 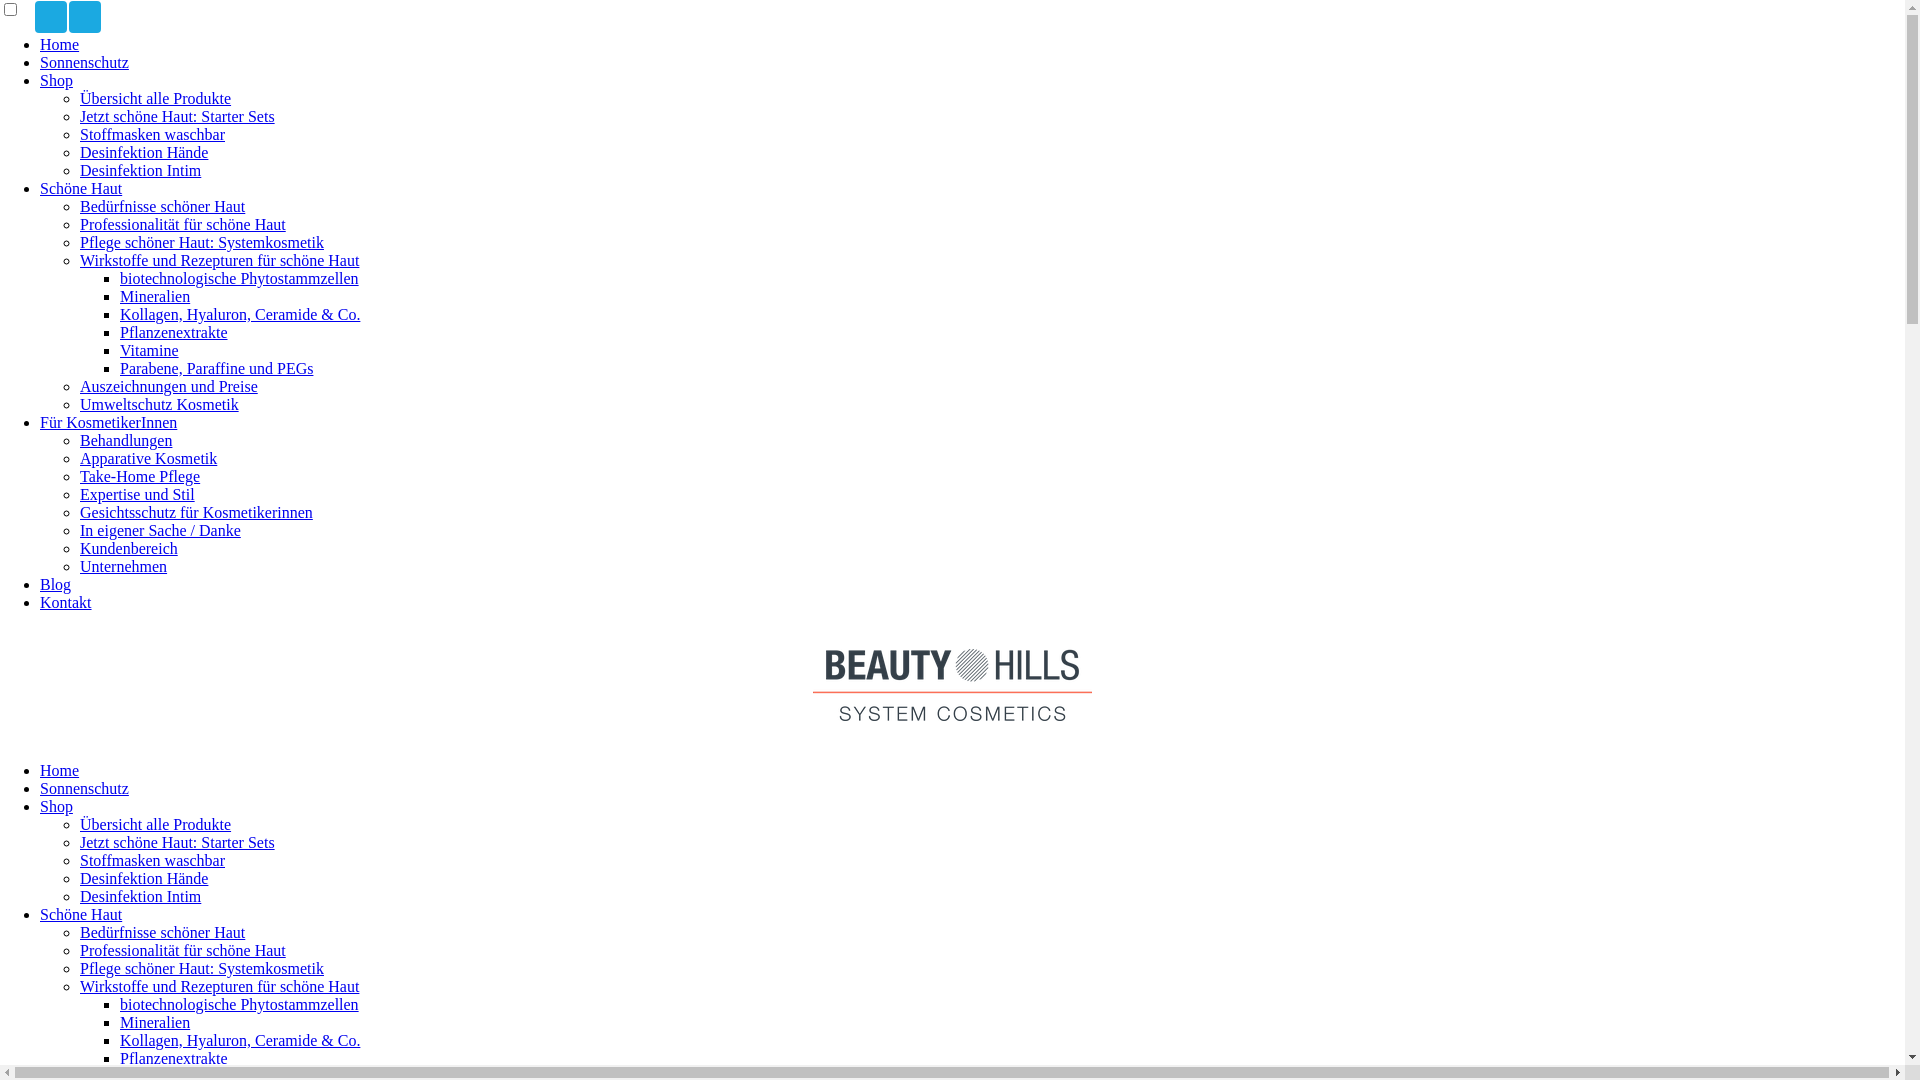 What do you see at coordinates (216, 368) in the screenshot?
I see `'Parabene, Paraffine und PEGs'` at bounding box center [216, 368].